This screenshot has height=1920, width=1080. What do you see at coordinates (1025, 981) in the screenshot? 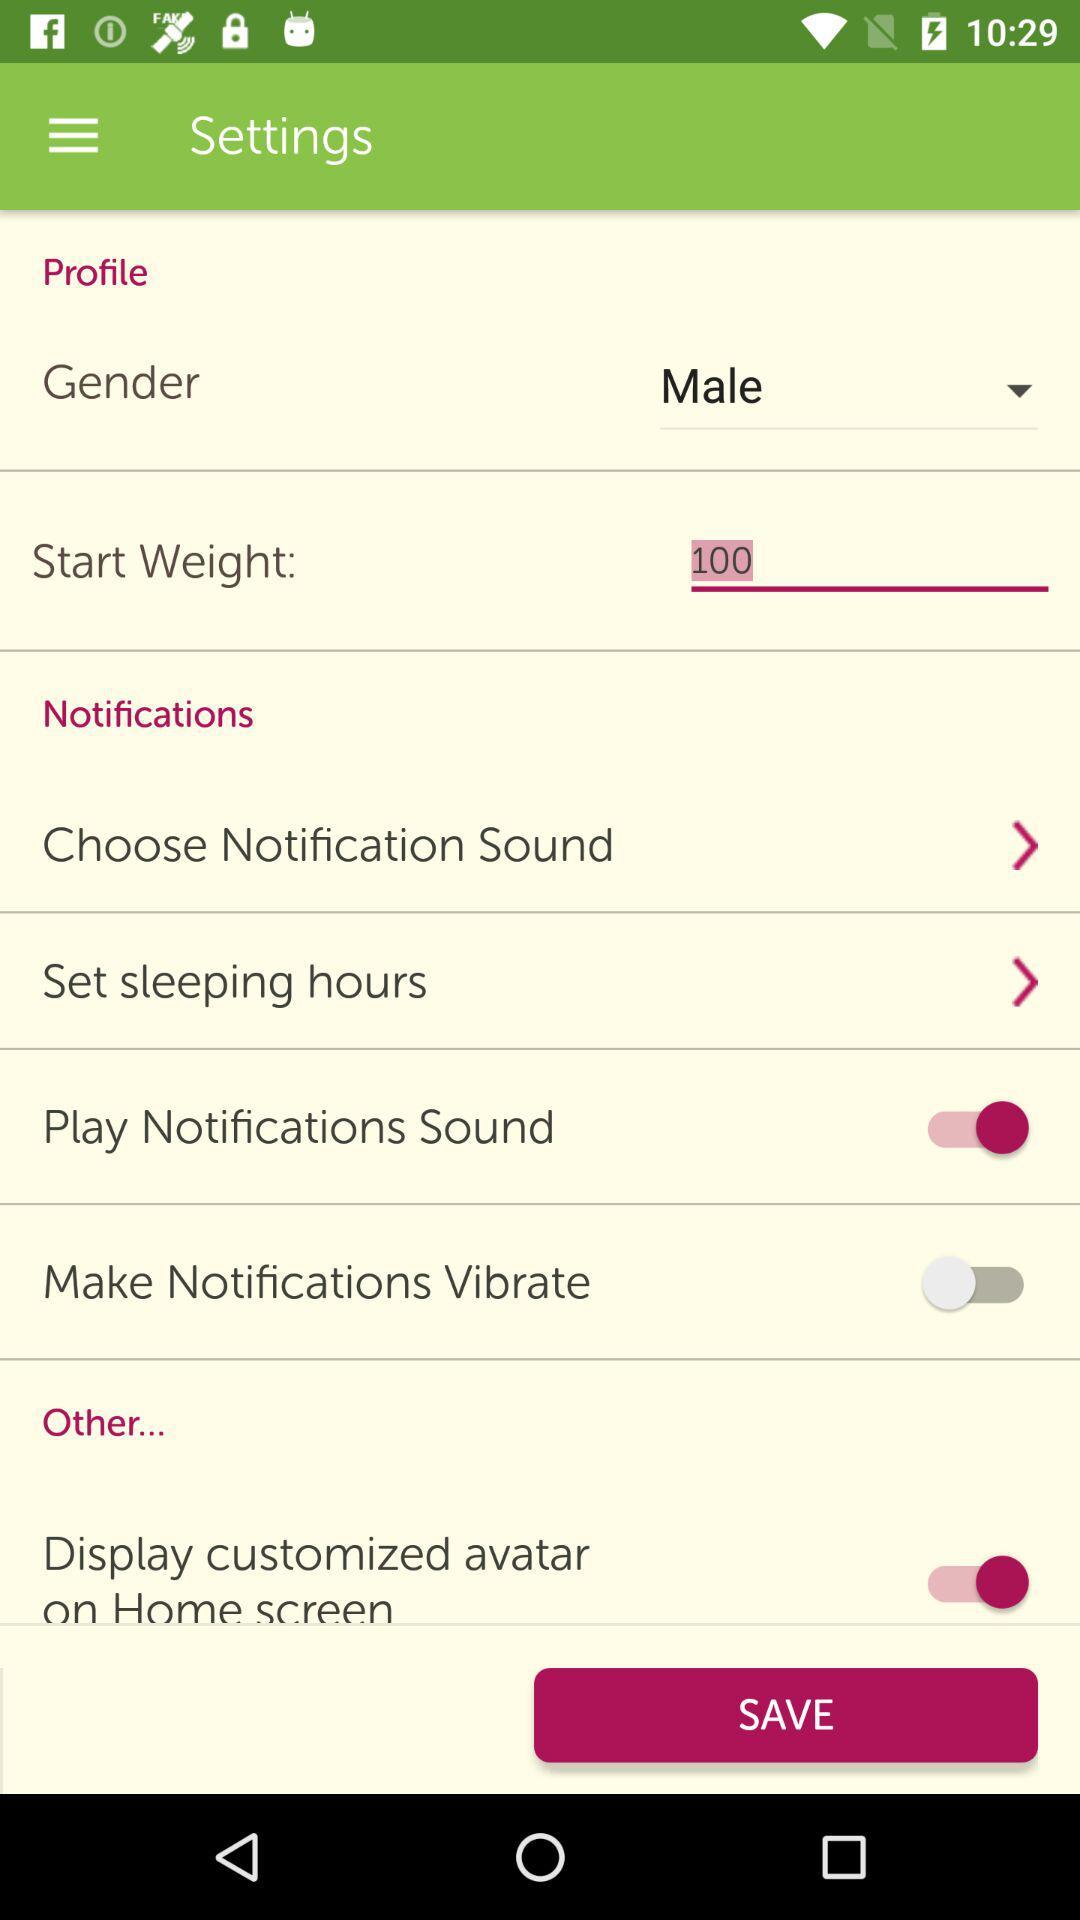
I see `the dropdown button beside the text set sleeping hours` at bounding box center [1025, 981].